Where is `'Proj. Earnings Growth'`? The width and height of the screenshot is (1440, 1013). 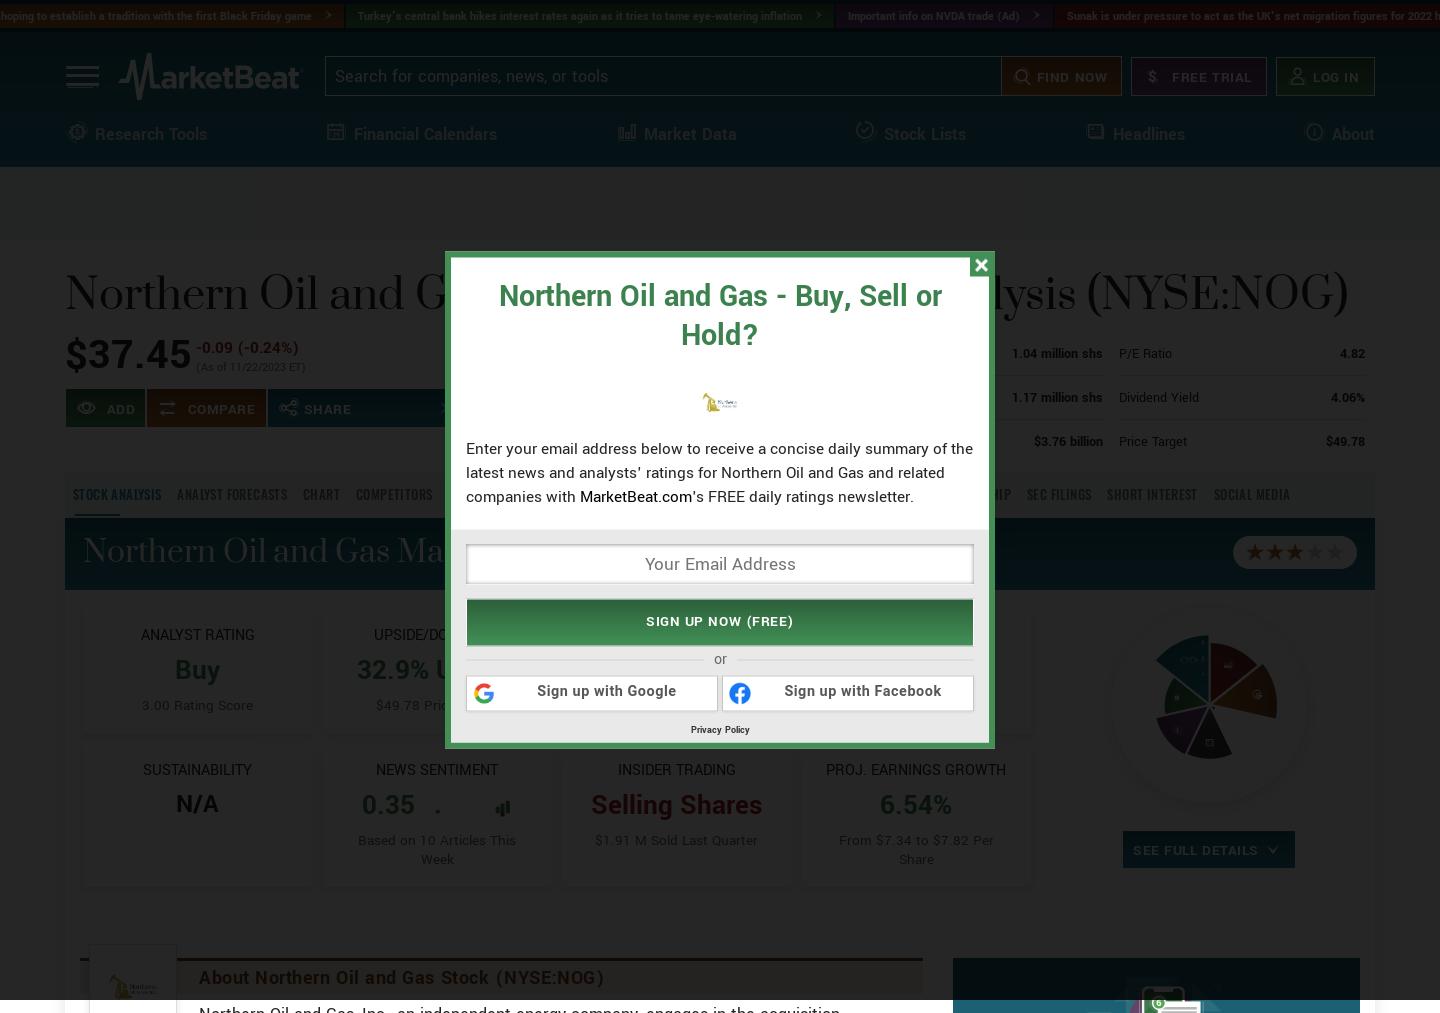
'Proj. Earnings Growth' is located at coordinates (915, 840).